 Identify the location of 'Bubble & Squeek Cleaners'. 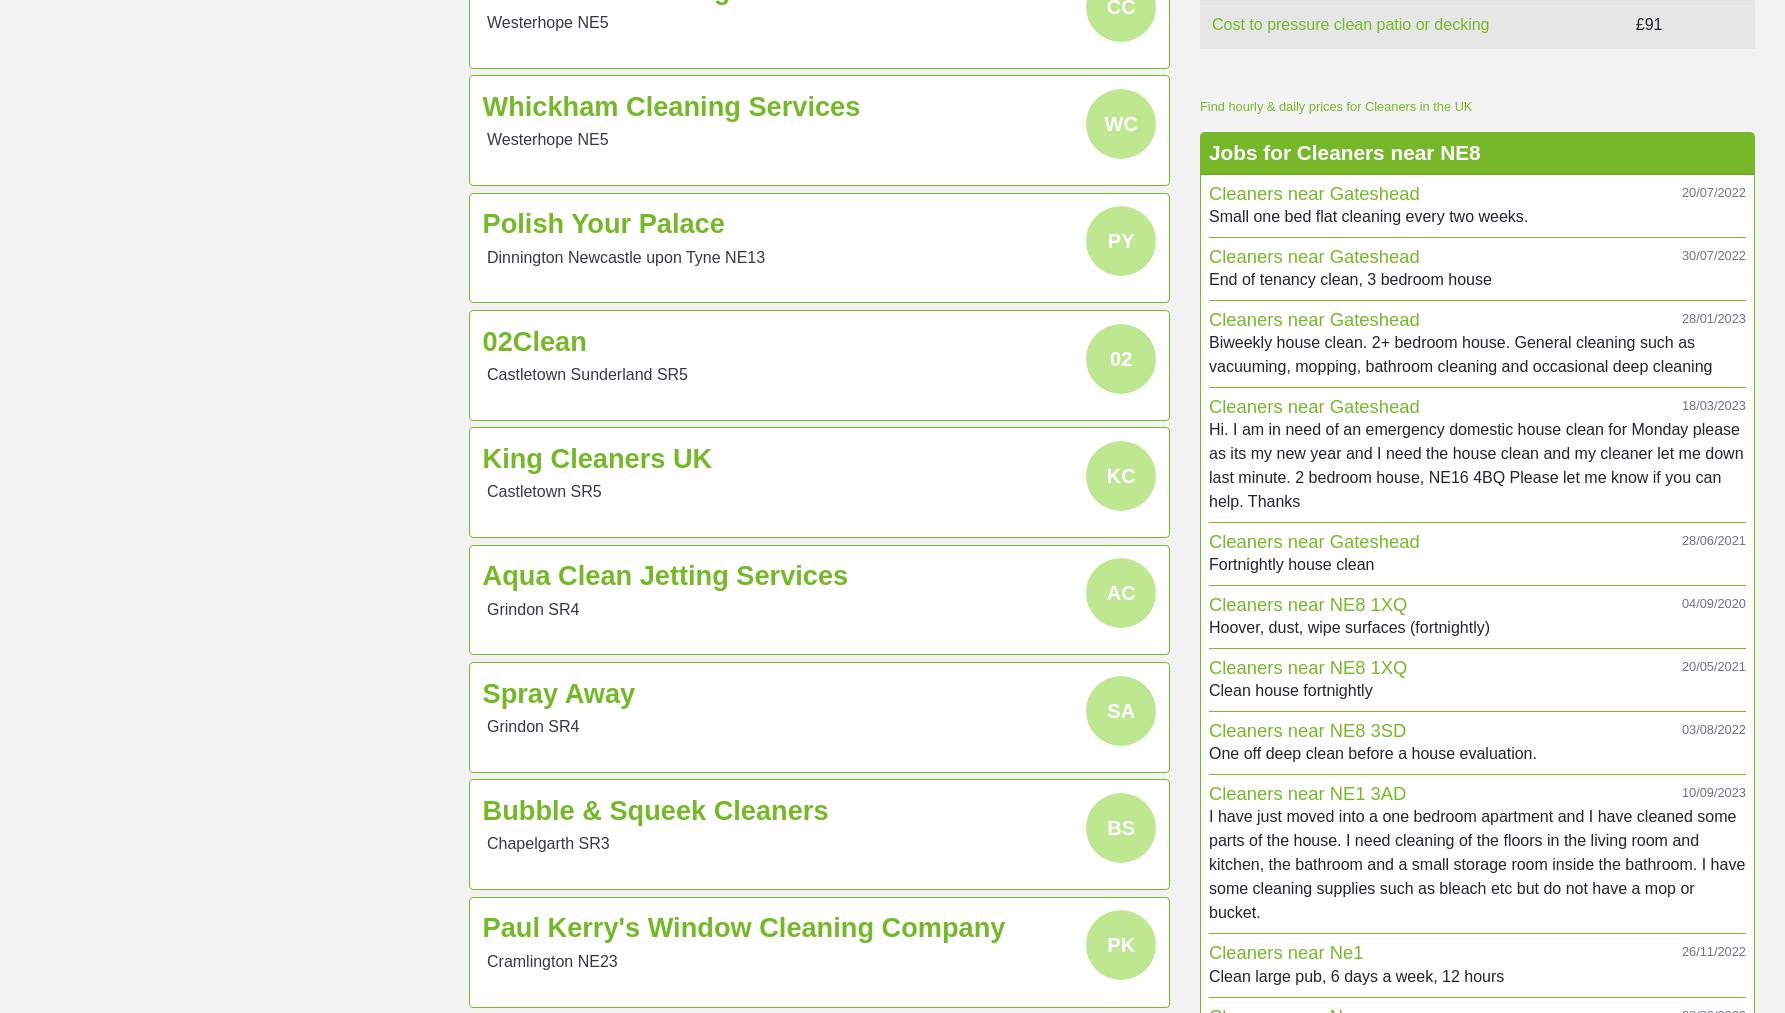
(480, 810).